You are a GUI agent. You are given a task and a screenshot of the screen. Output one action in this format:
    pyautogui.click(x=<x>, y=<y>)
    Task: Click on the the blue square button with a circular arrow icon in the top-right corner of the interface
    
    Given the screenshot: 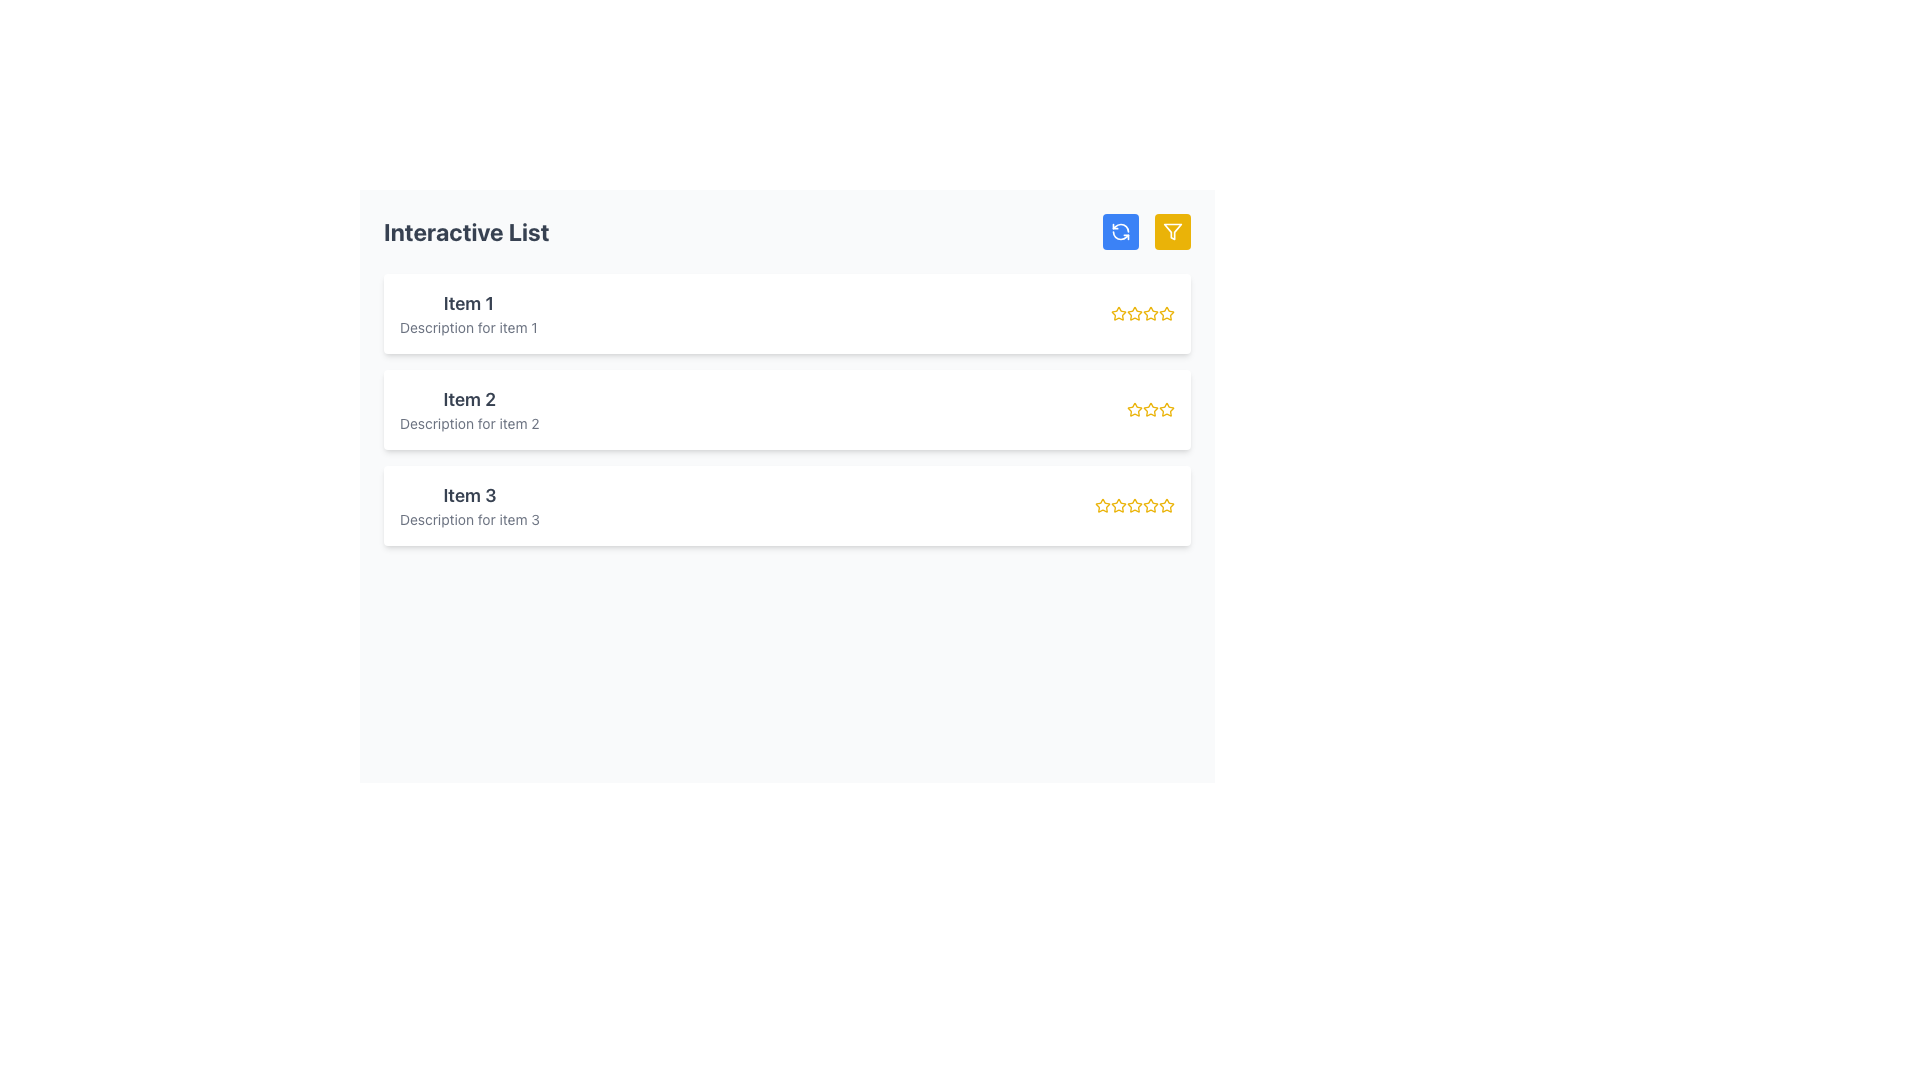 What is the action you would take?
    pyautogui.click(x=1121, y=230)
    